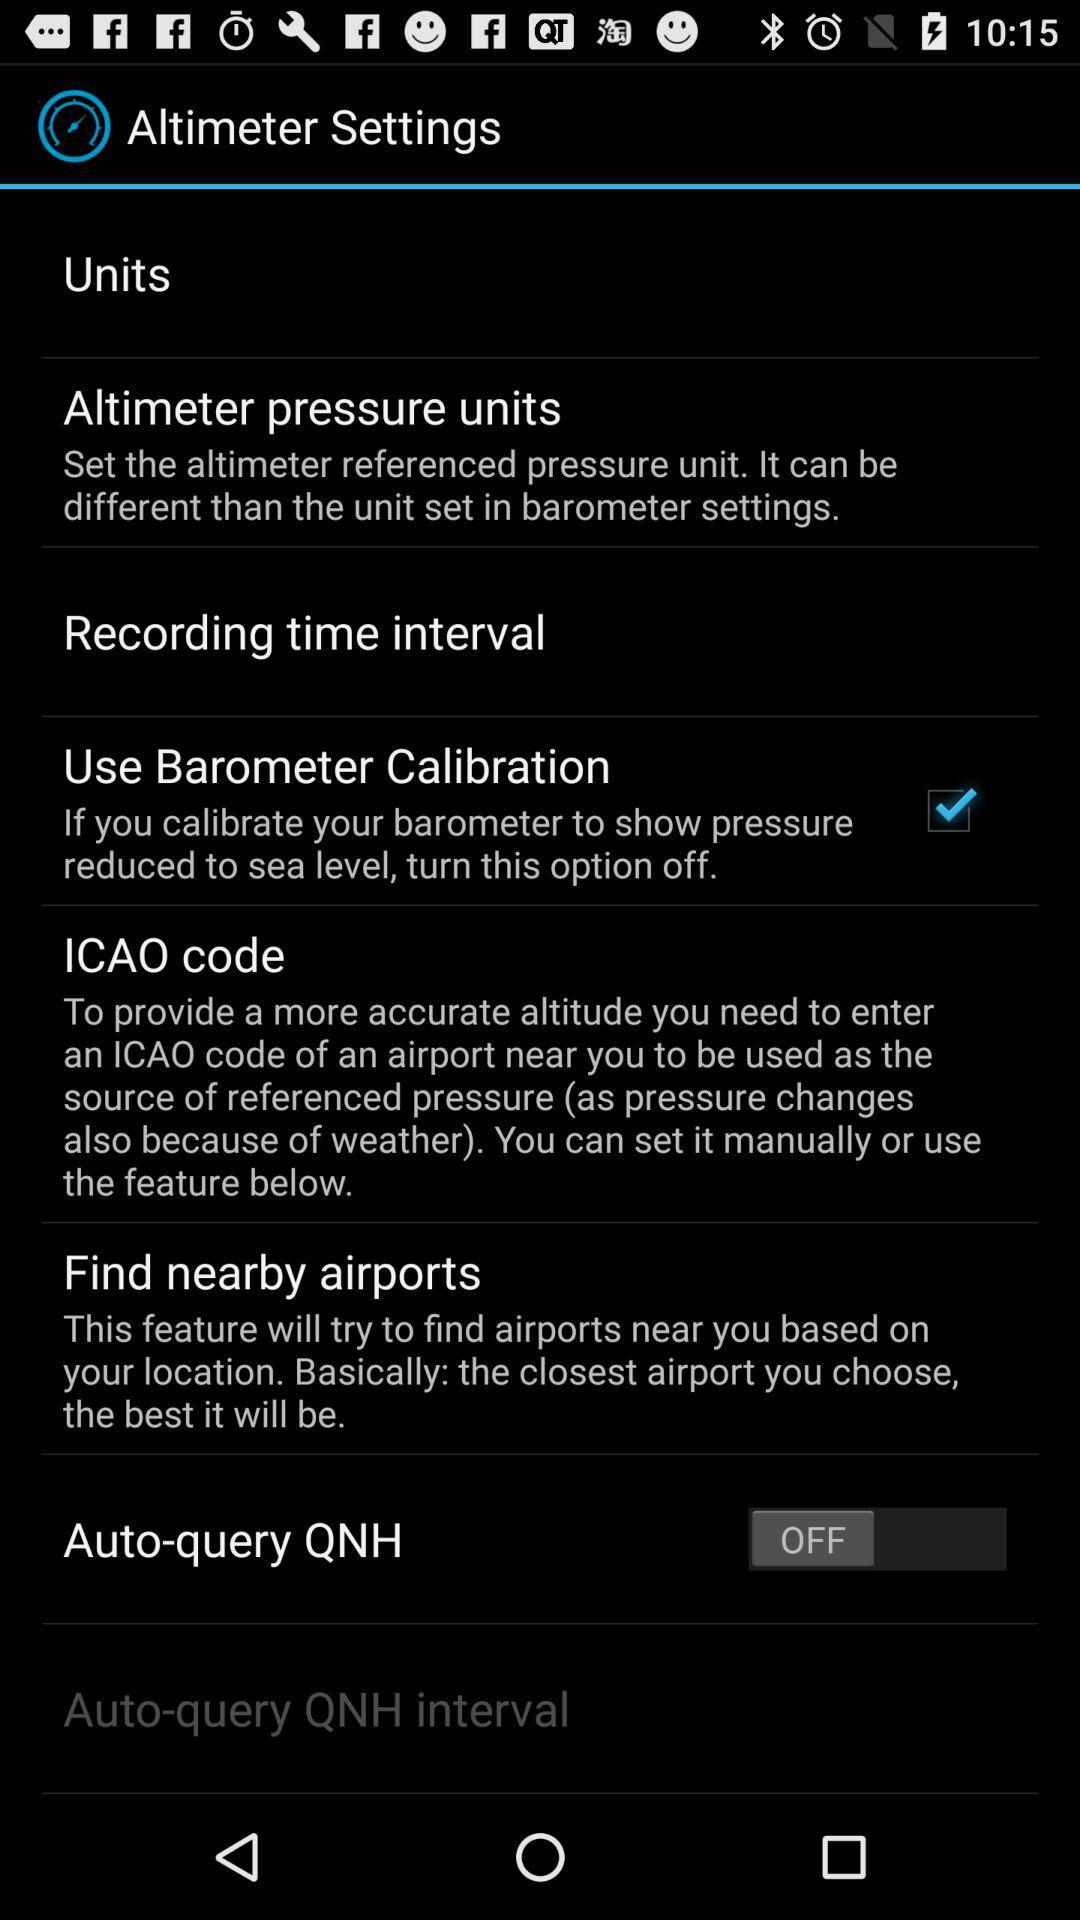 This screenshot has width=1080, height=1920. What do you see at coordinates (876, 1538) in the screenshot?
I see `item below this feature will item` at bounding box center [876, 1538].